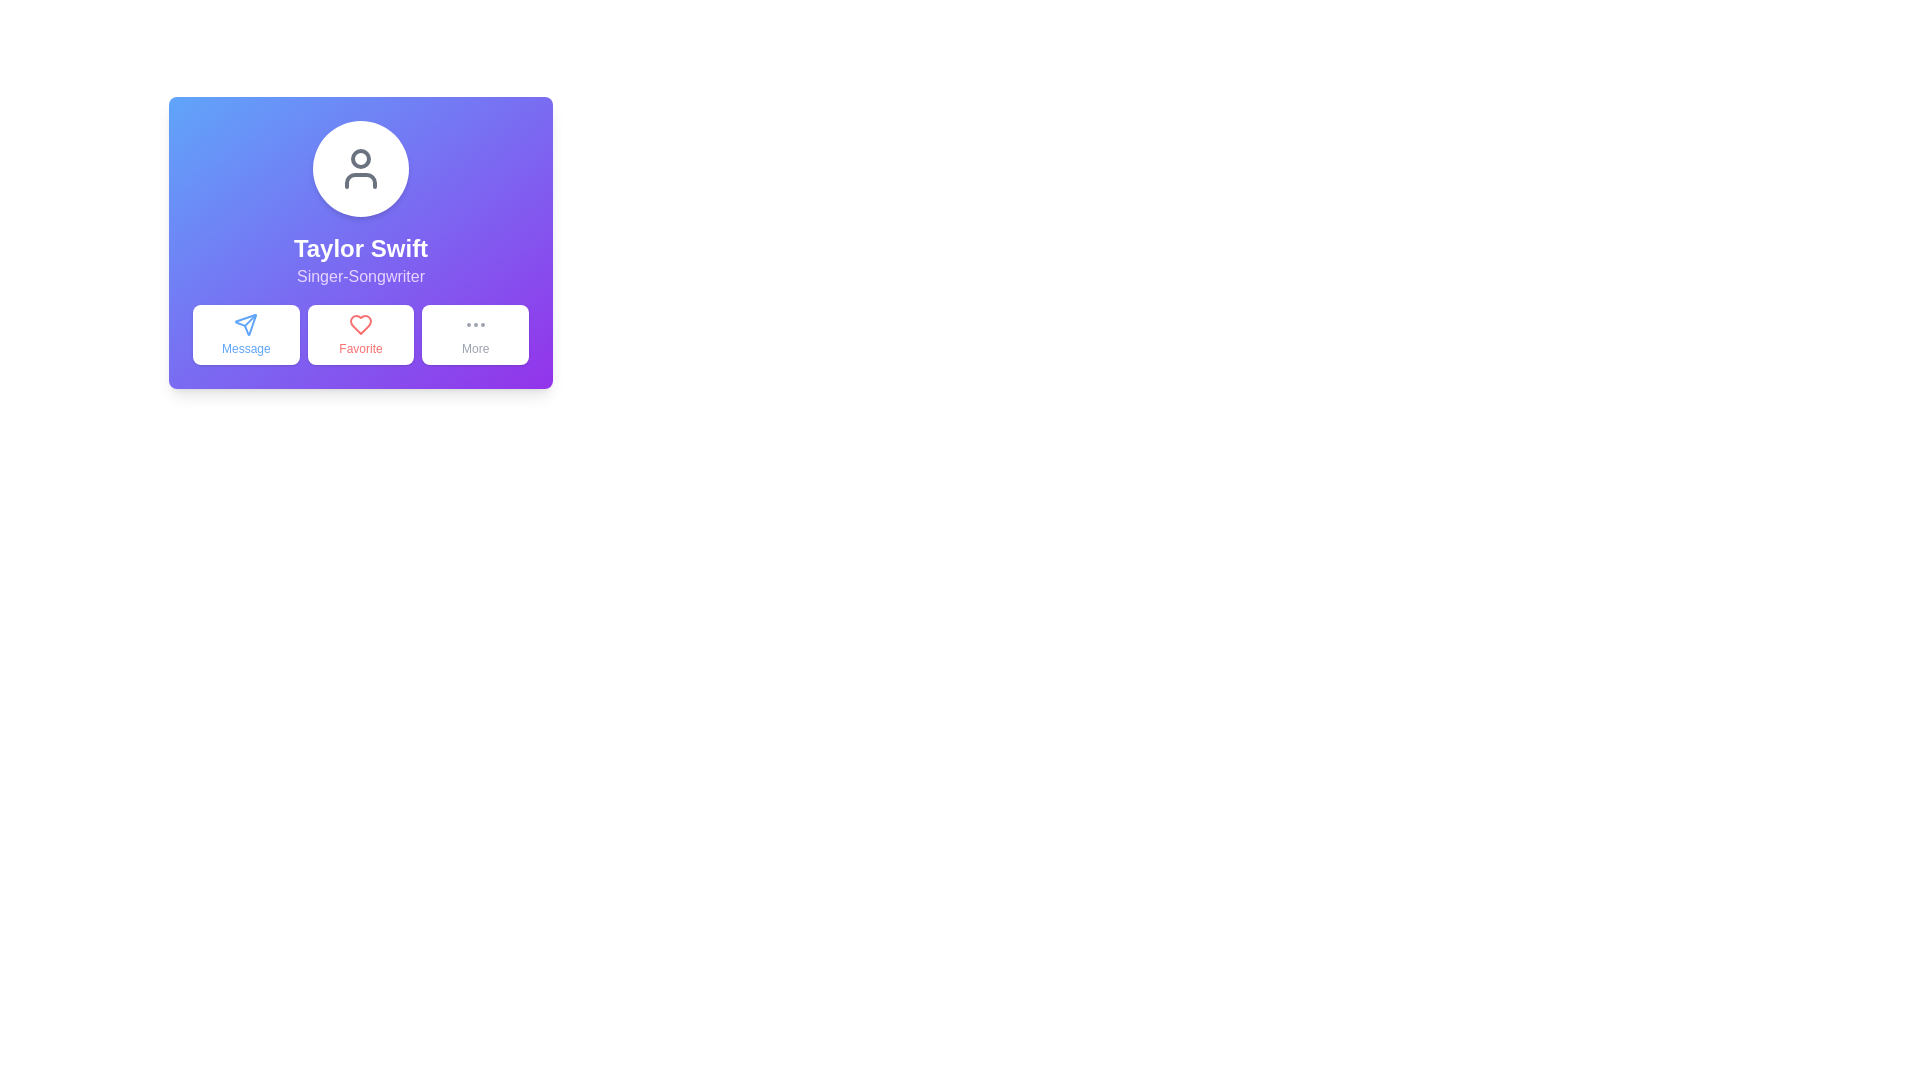  What do you see at coordinates (474, 334) in the screenshot?
I see `the user profile options button located at the bottom right of the group of three buttons (Message, Favorite, Options) by moving the keyboard navigation to it` at bounding box center [474, 334].